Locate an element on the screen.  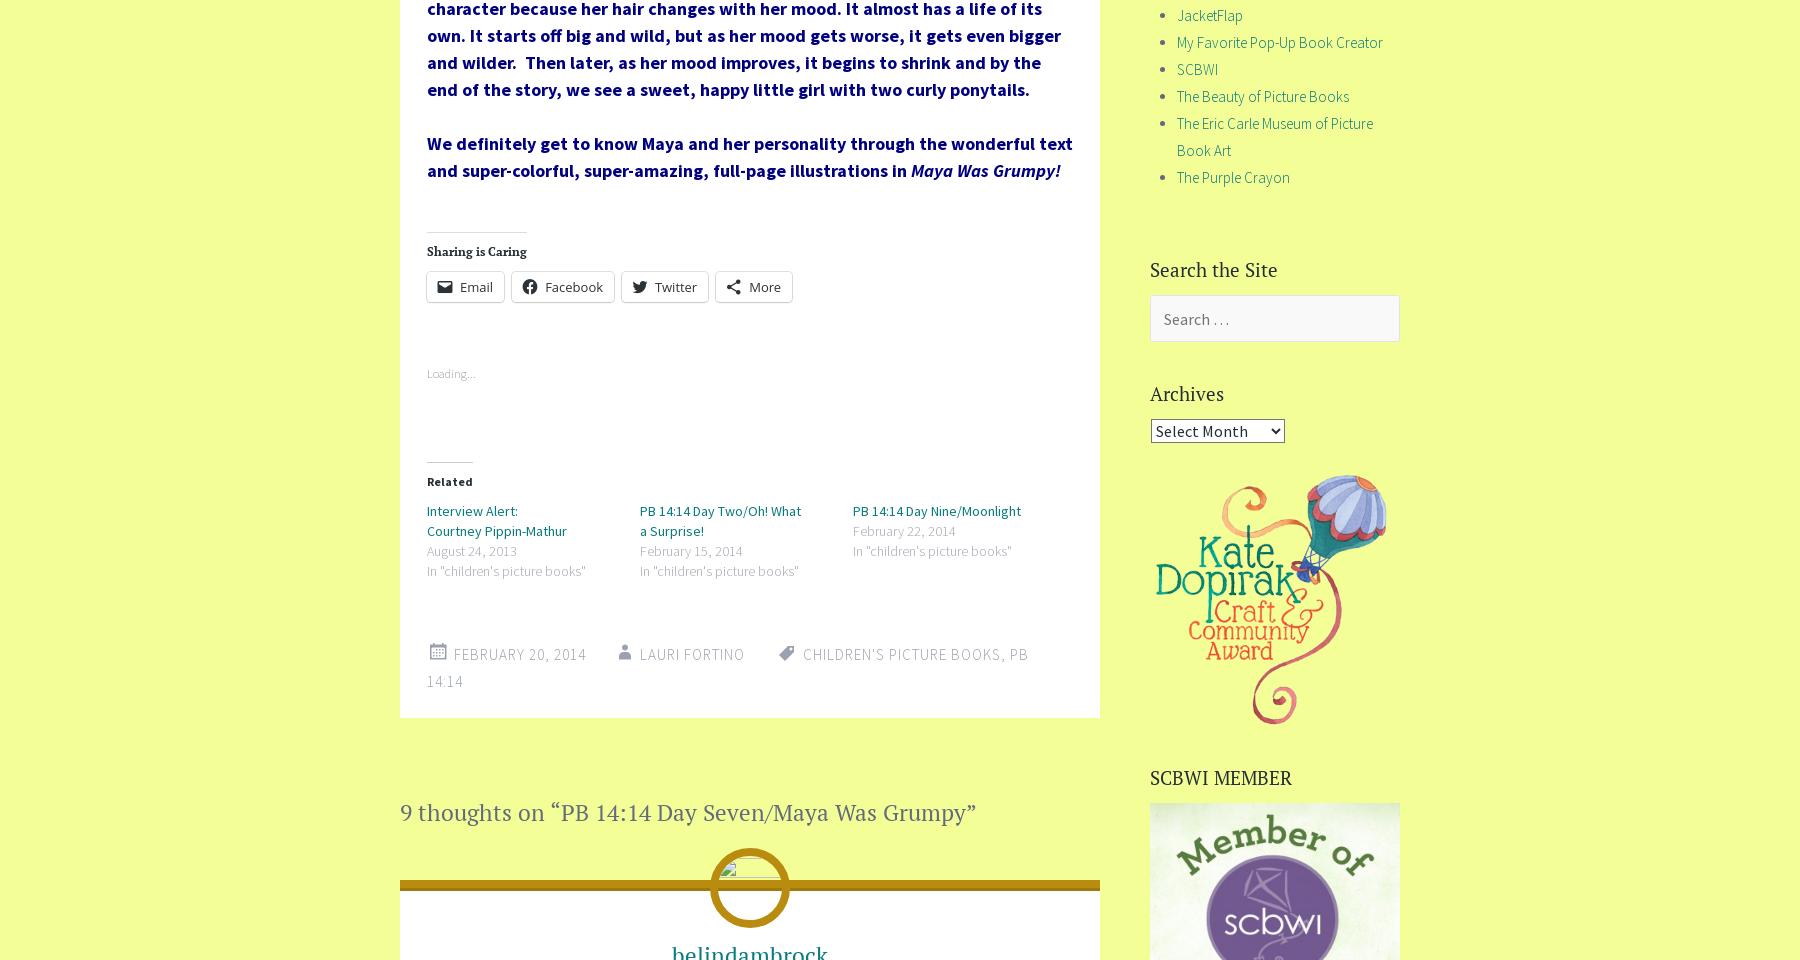
'SCBWI' is located at coordinates (1196, 68).